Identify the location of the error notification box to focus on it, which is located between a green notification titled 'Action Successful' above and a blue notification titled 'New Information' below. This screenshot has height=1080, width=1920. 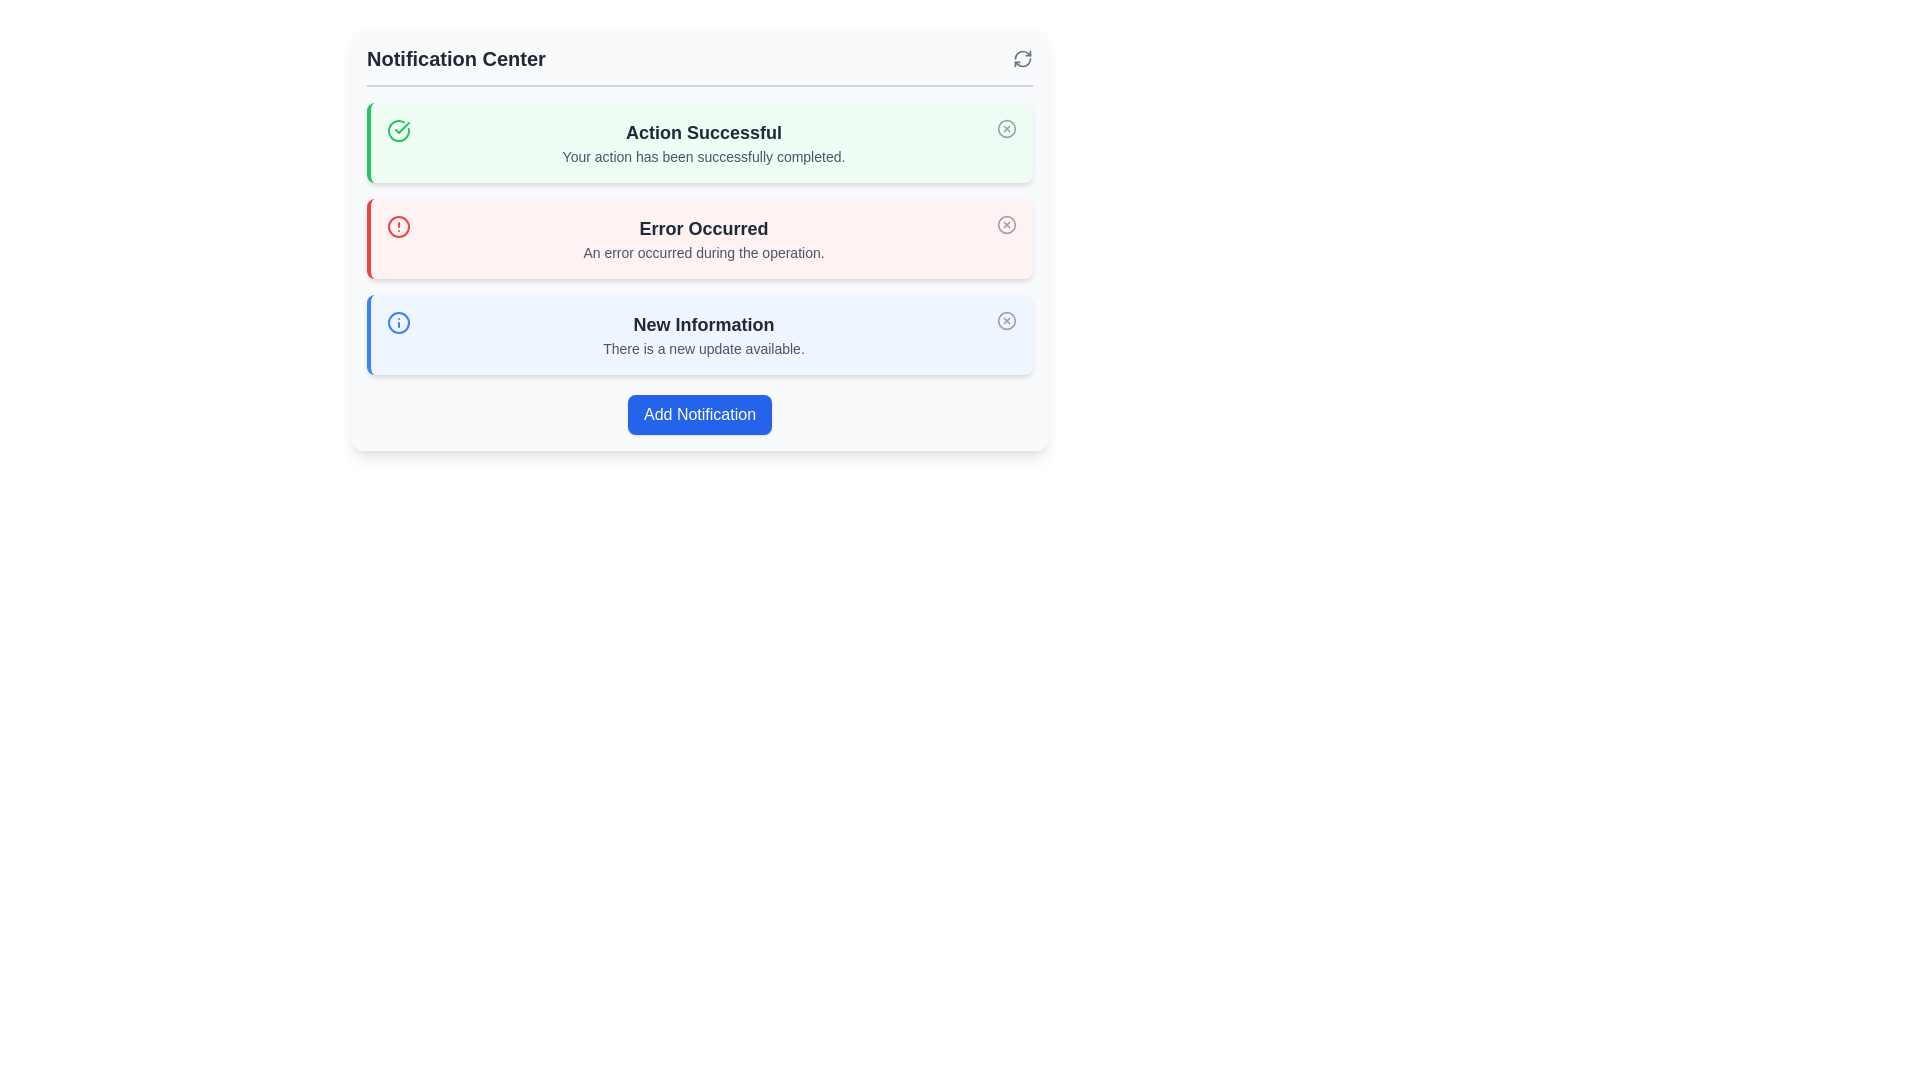
(700, 238).